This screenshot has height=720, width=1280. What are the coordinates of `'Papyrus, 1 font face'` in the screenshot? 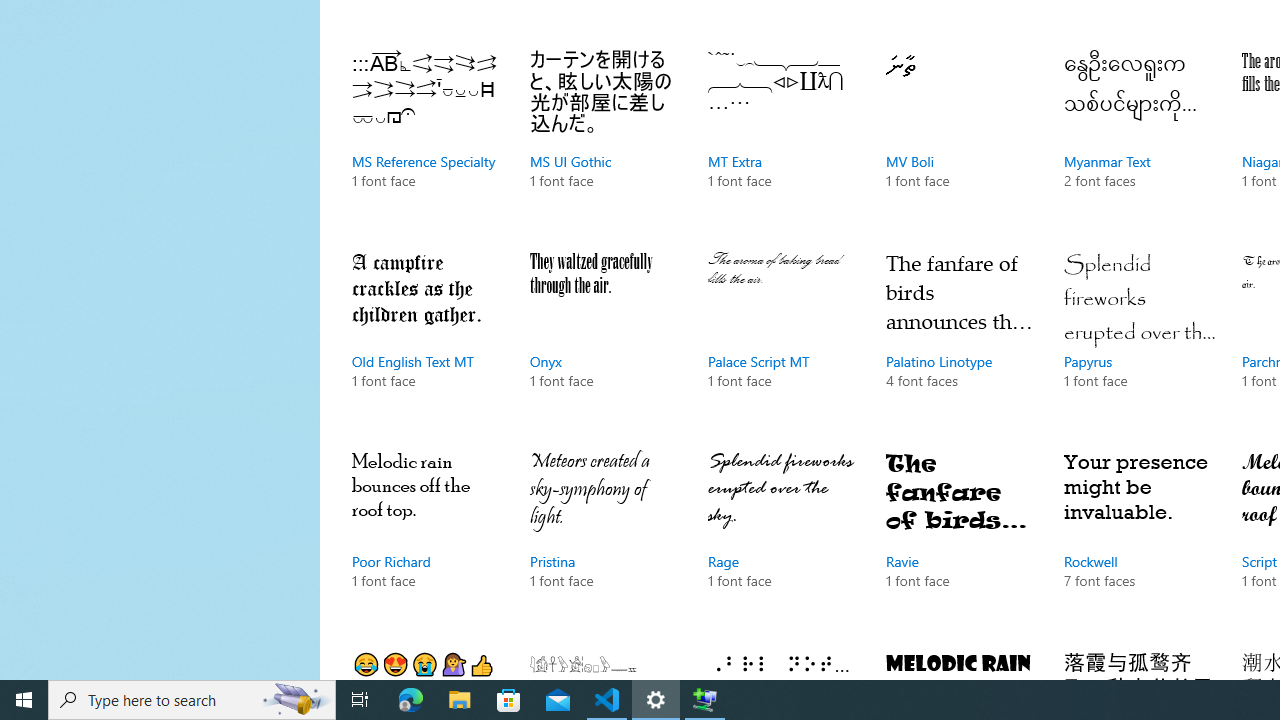 It's located at (1139, 338).